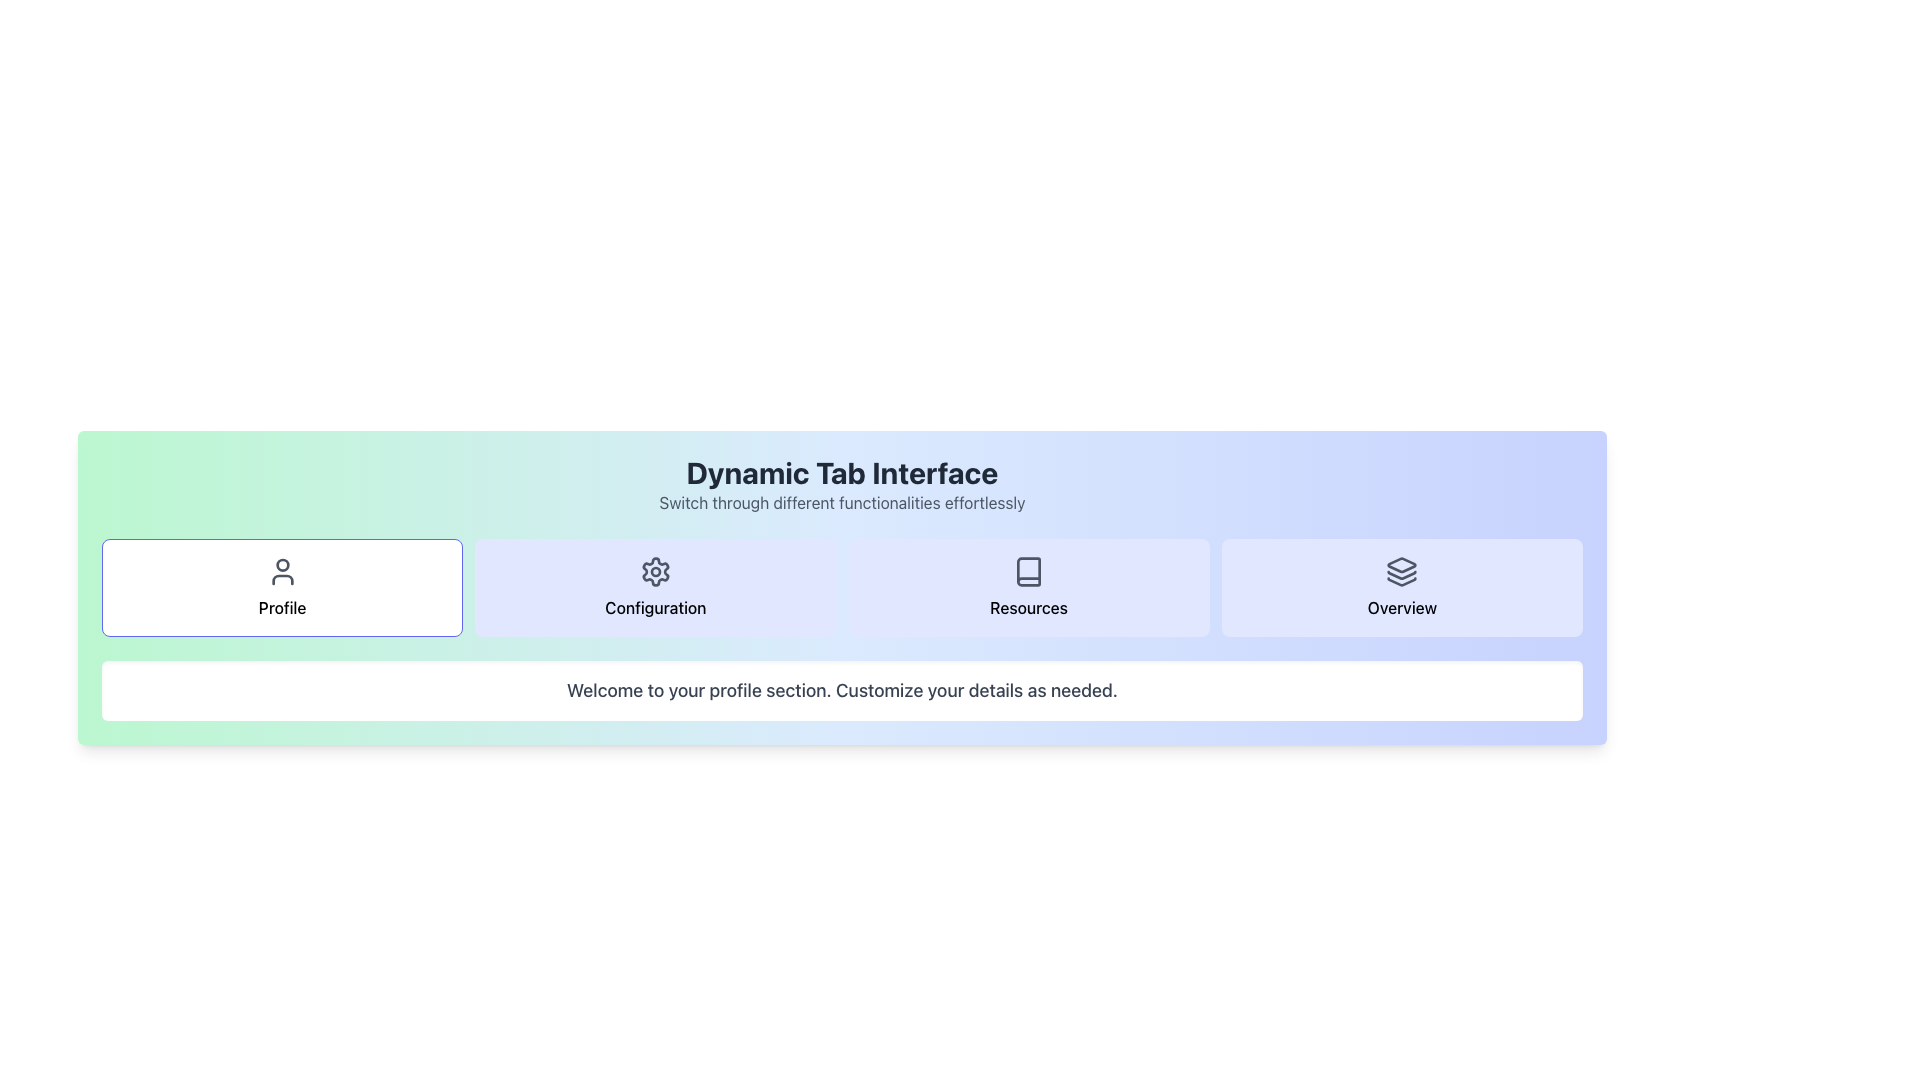 The image size is (1920, 1080). What do you see at coordinates (655, 571) in the screenshot?
I see `the 'Configuration' icon located in the second tab, which is placed between the 'Profile' and 'Resources' tabs, indicating access to settings or configuration functionality` at bounding box center [655, 571].